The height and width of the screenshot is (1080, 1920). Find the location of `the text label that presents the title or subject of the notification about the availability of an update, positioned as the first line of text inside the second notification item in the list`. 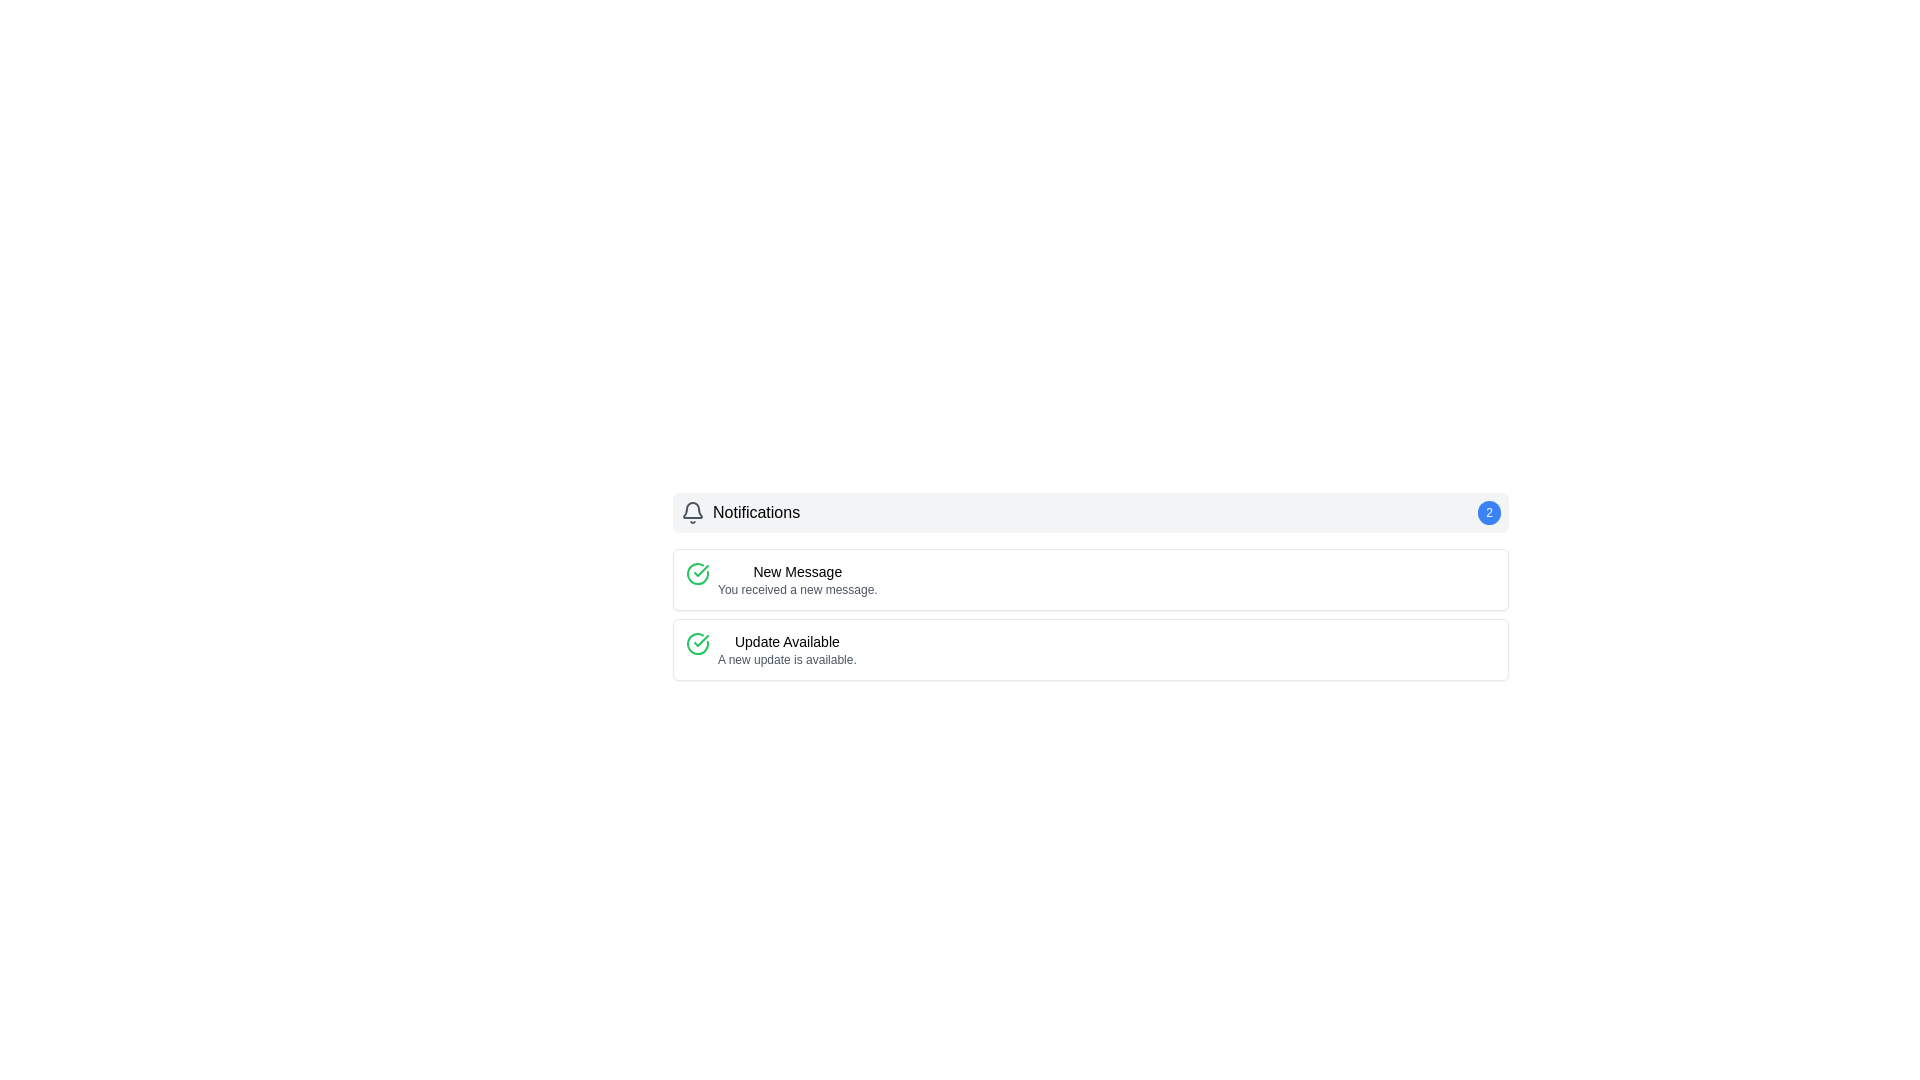

the text label that presents the title or subject of the notification about the availability of an update, positioned as the first line of text inside the second notification item in the list is located at coordinates (786, 641).